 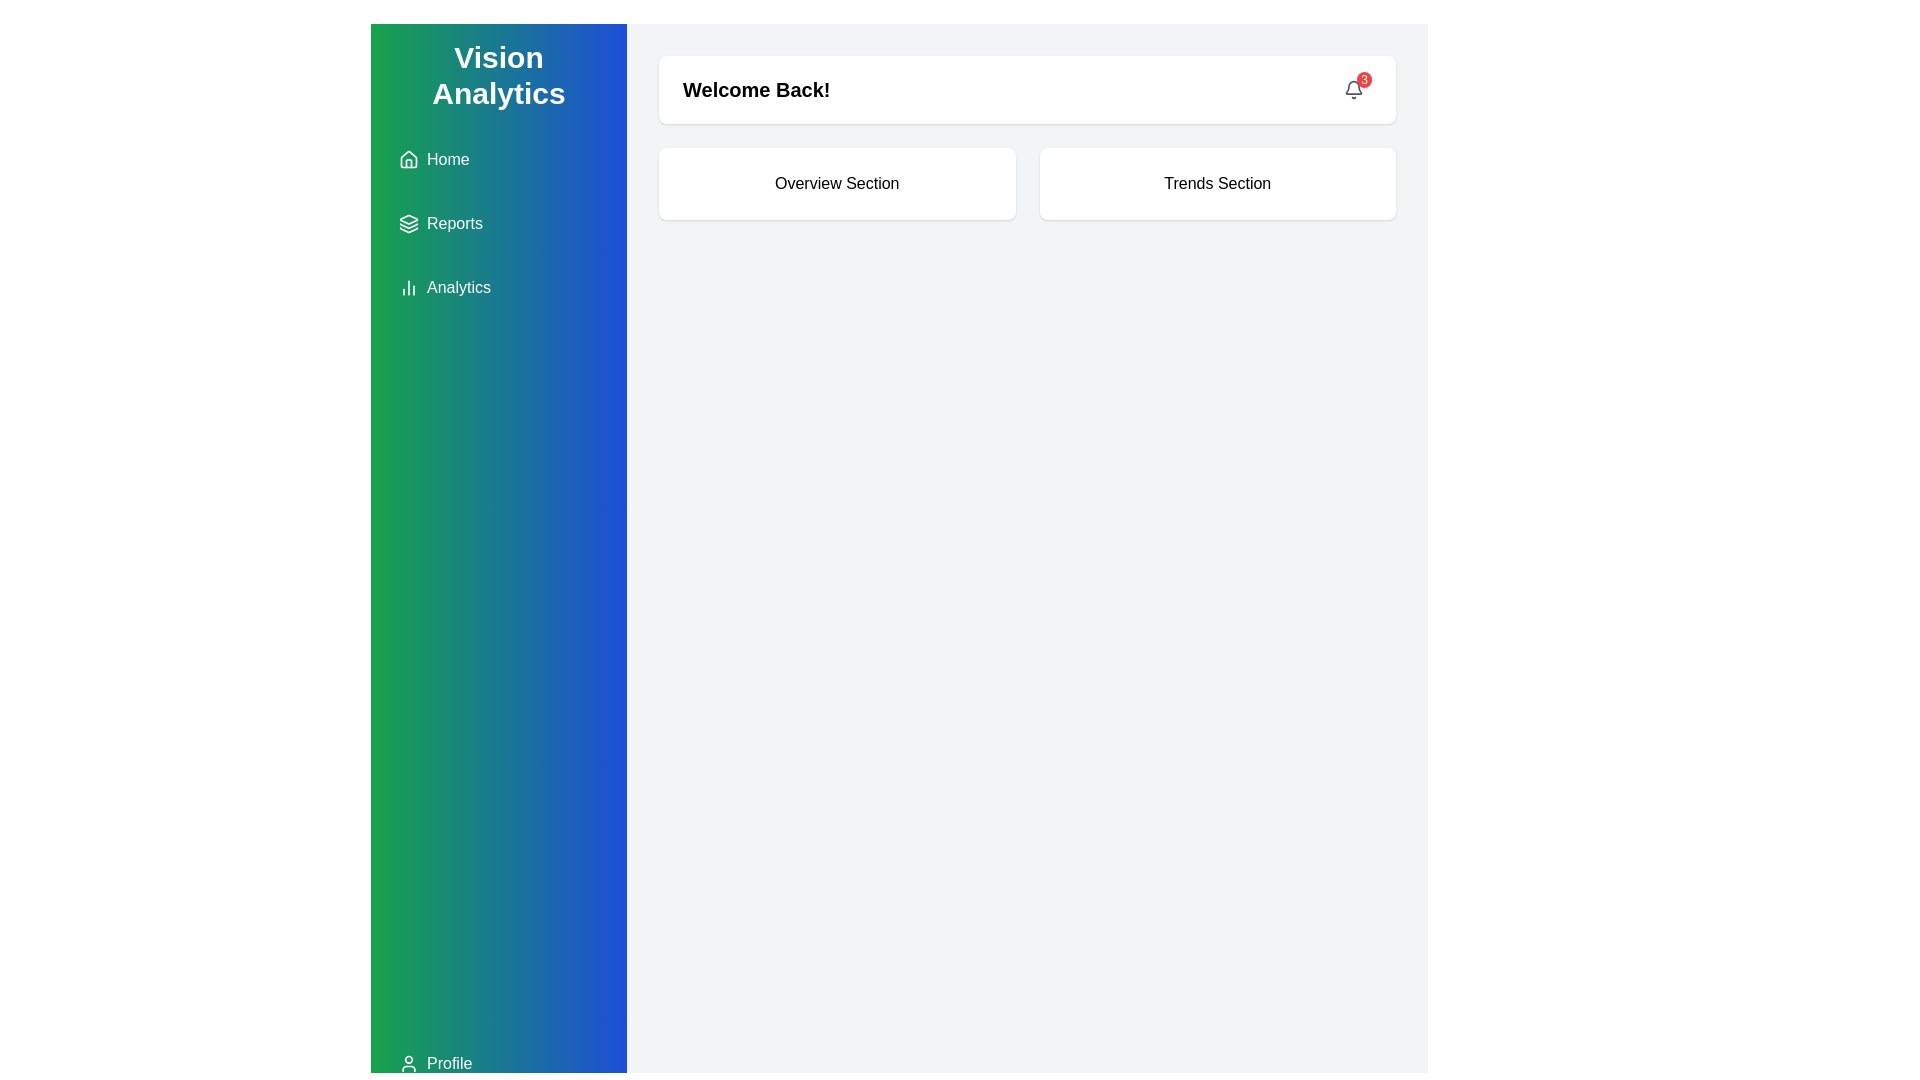 I want to click on the bar chart icon located in the sidebar menu next to the text 'Analytics', so click(x=407, y=288).